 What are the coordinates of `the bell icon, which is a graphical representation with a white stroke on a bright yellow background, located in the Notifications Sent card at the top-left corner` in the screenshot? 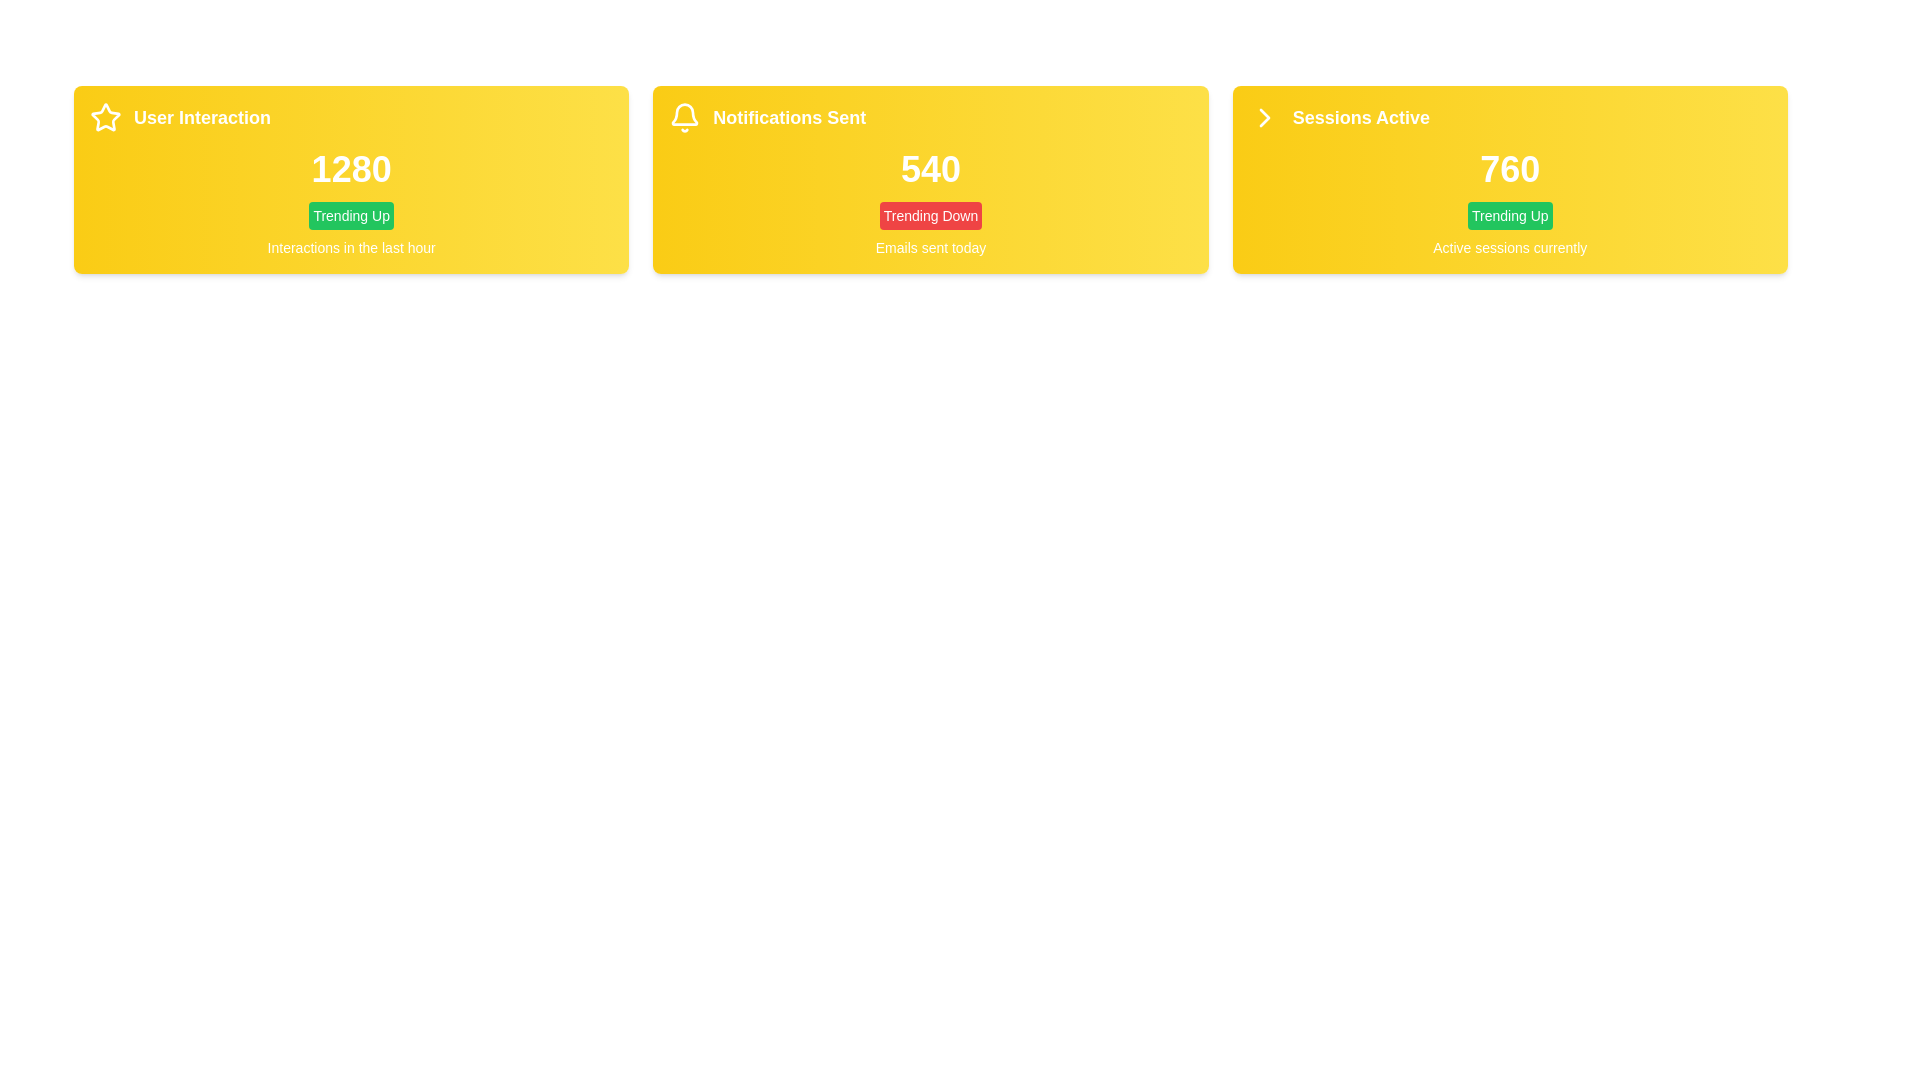 It's located at (685, 118).